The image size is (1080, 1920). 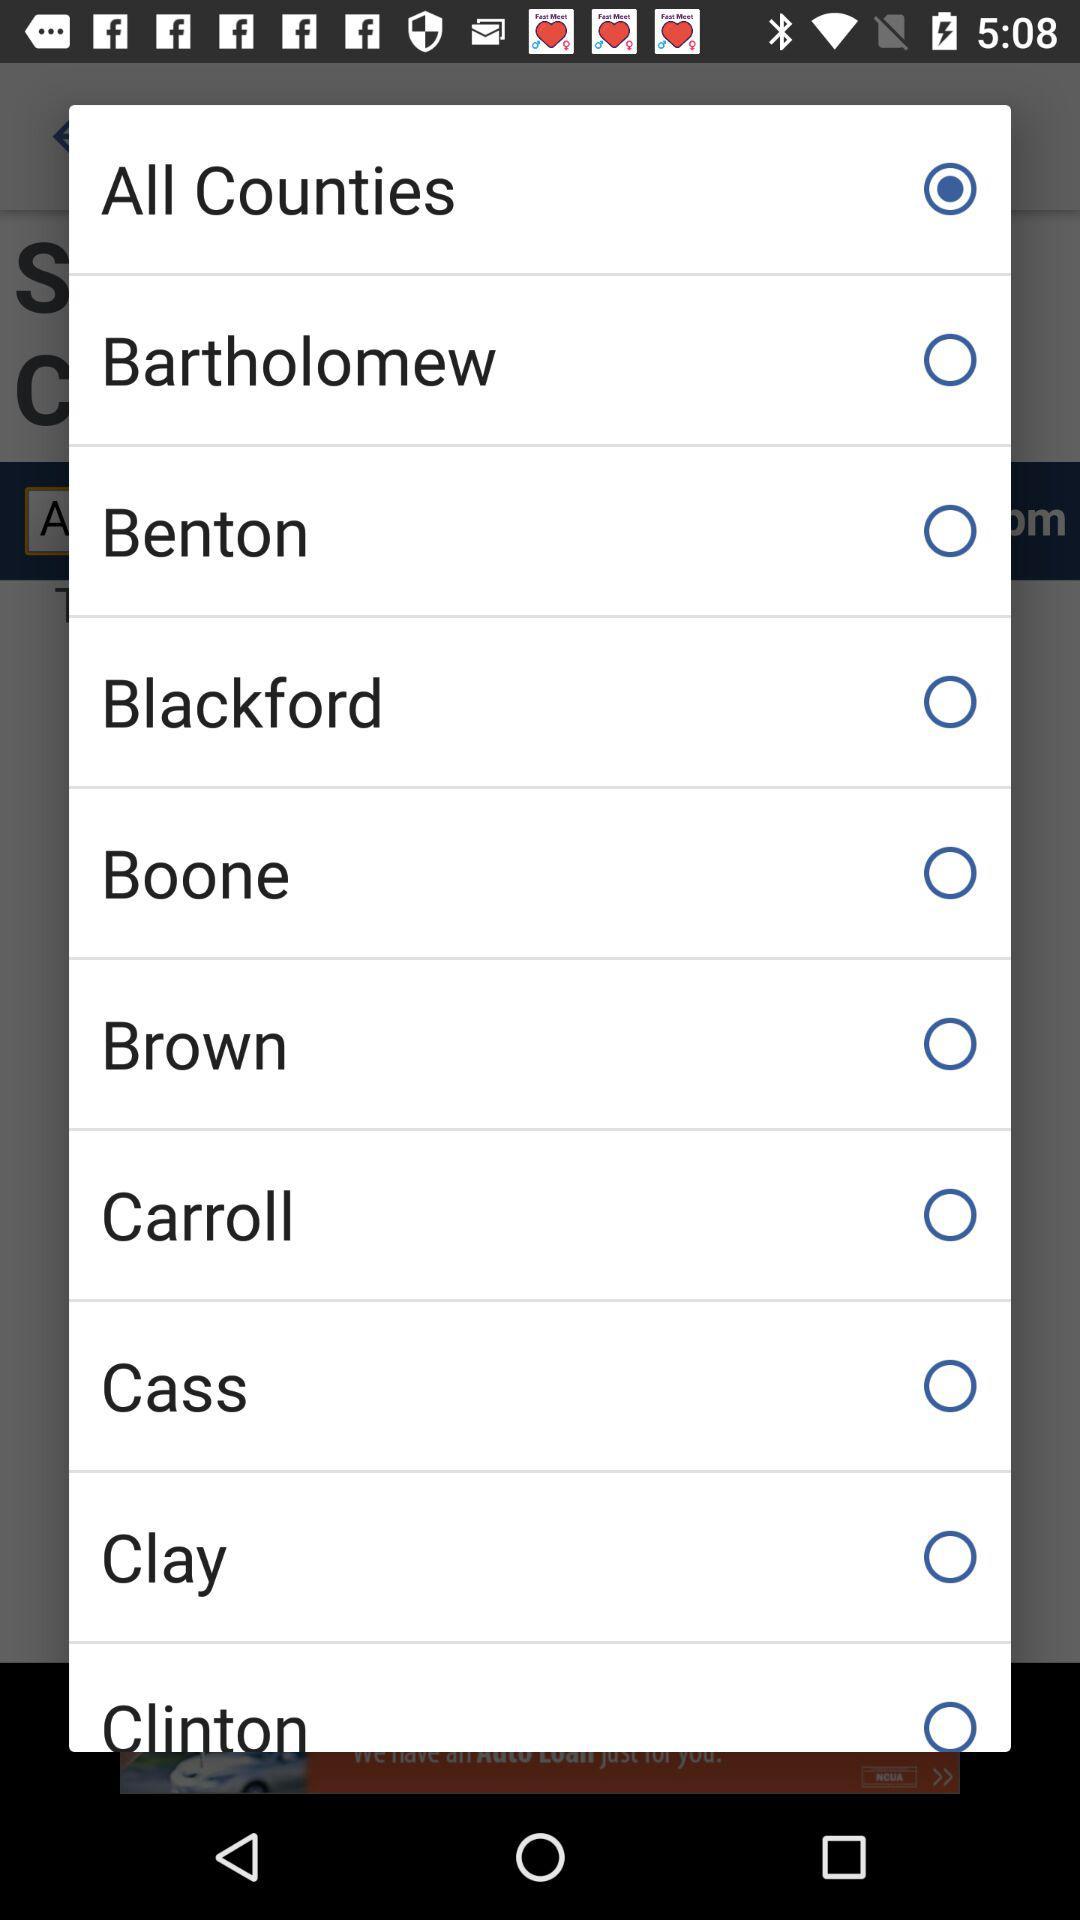 What do you see at coordinates (540, 1213) in the screenshot?
I see `item above the cass` at bounding box center [540, 1213].